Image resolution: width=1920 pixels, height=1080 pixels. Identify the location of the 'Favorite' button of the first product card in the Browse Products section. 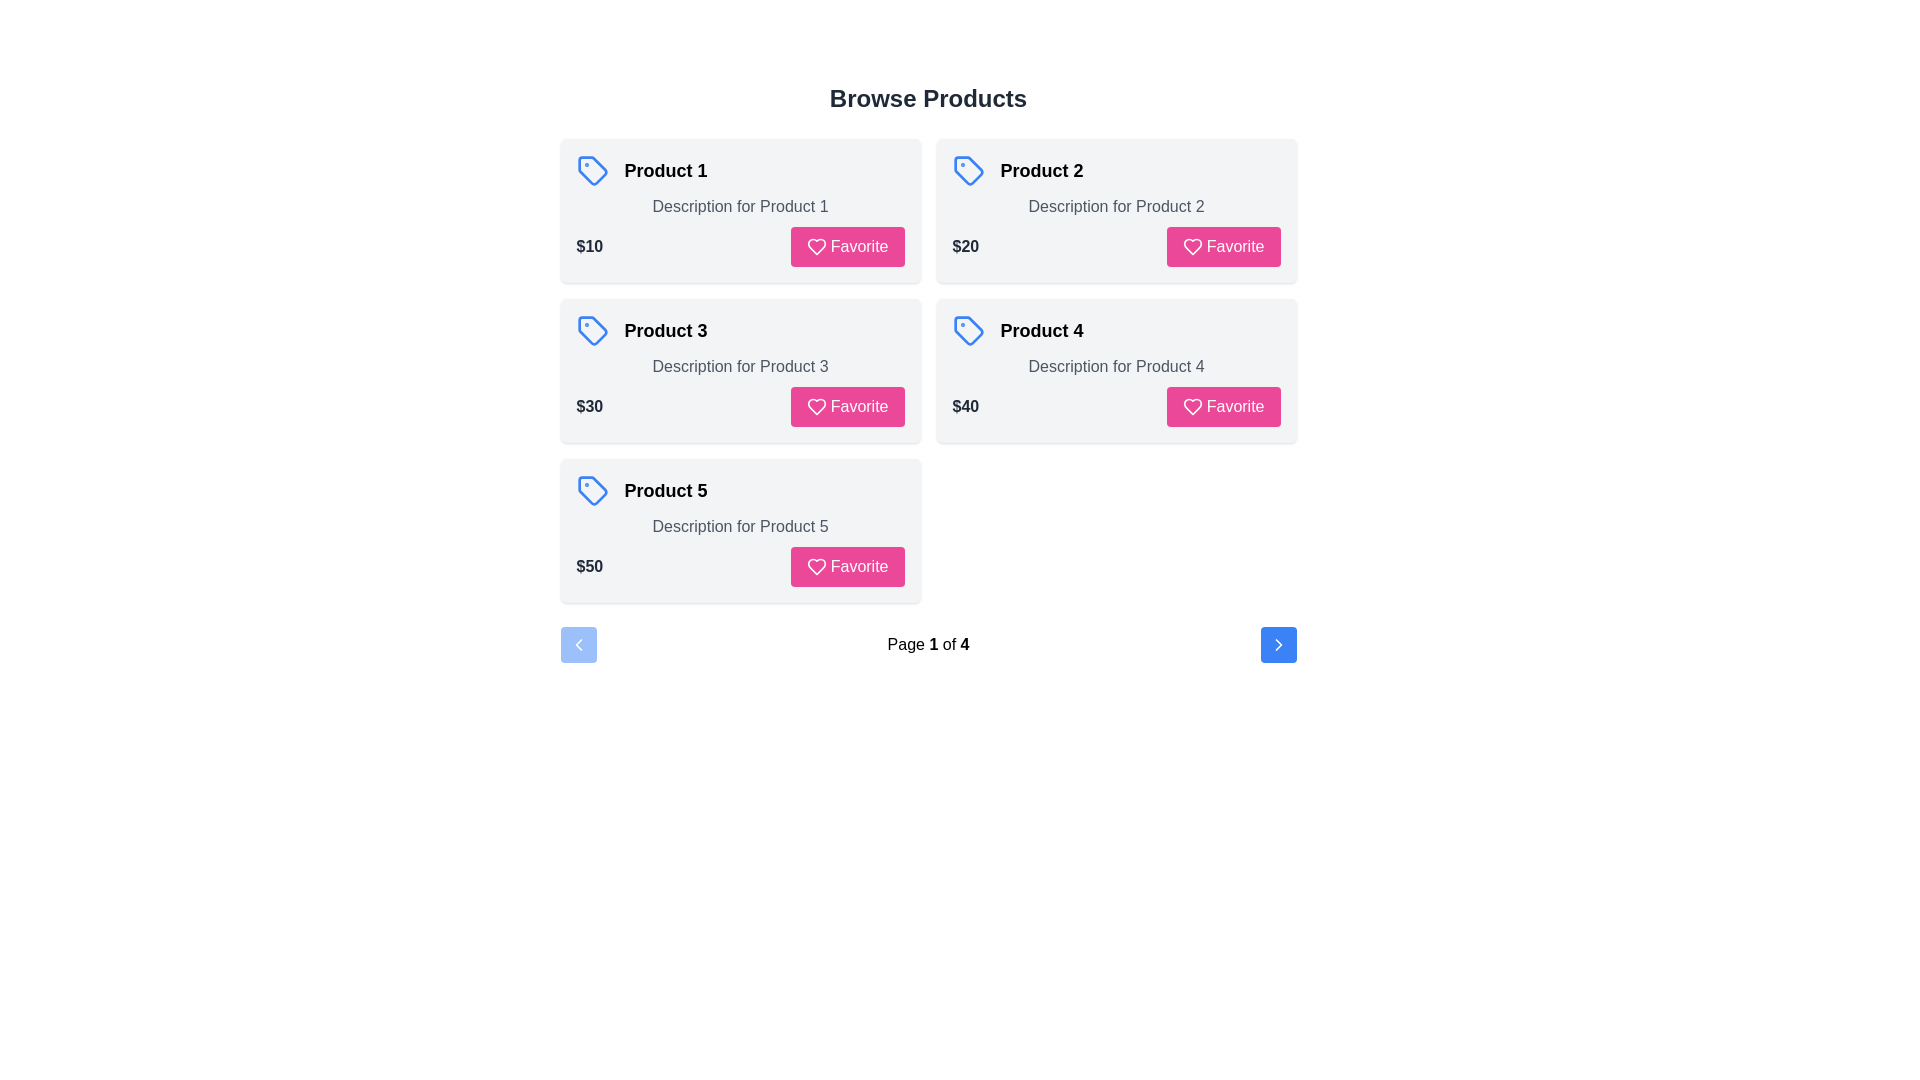
(847, 245).